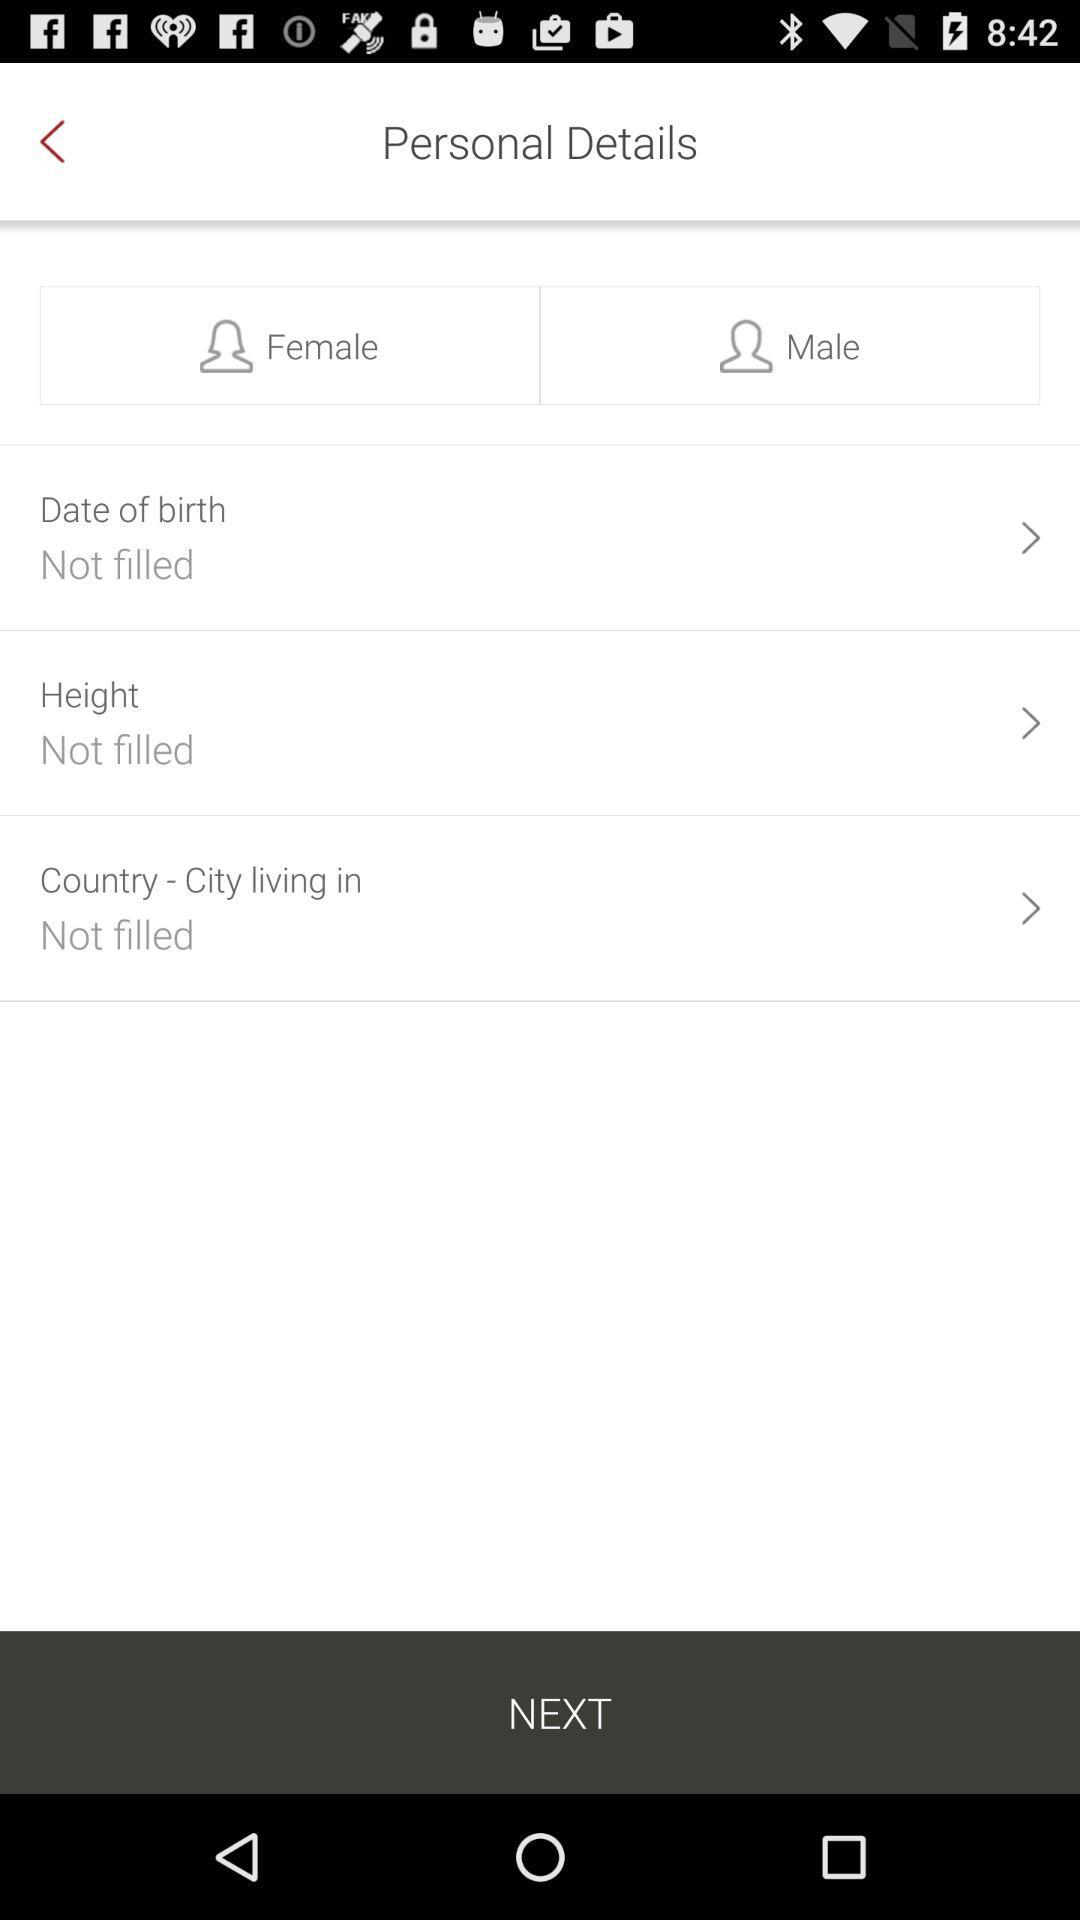  What do you see at coordinates (1030, 907) in the screenshot?
I see `the item next to the country city living item` at bounding box center [1030, 907].